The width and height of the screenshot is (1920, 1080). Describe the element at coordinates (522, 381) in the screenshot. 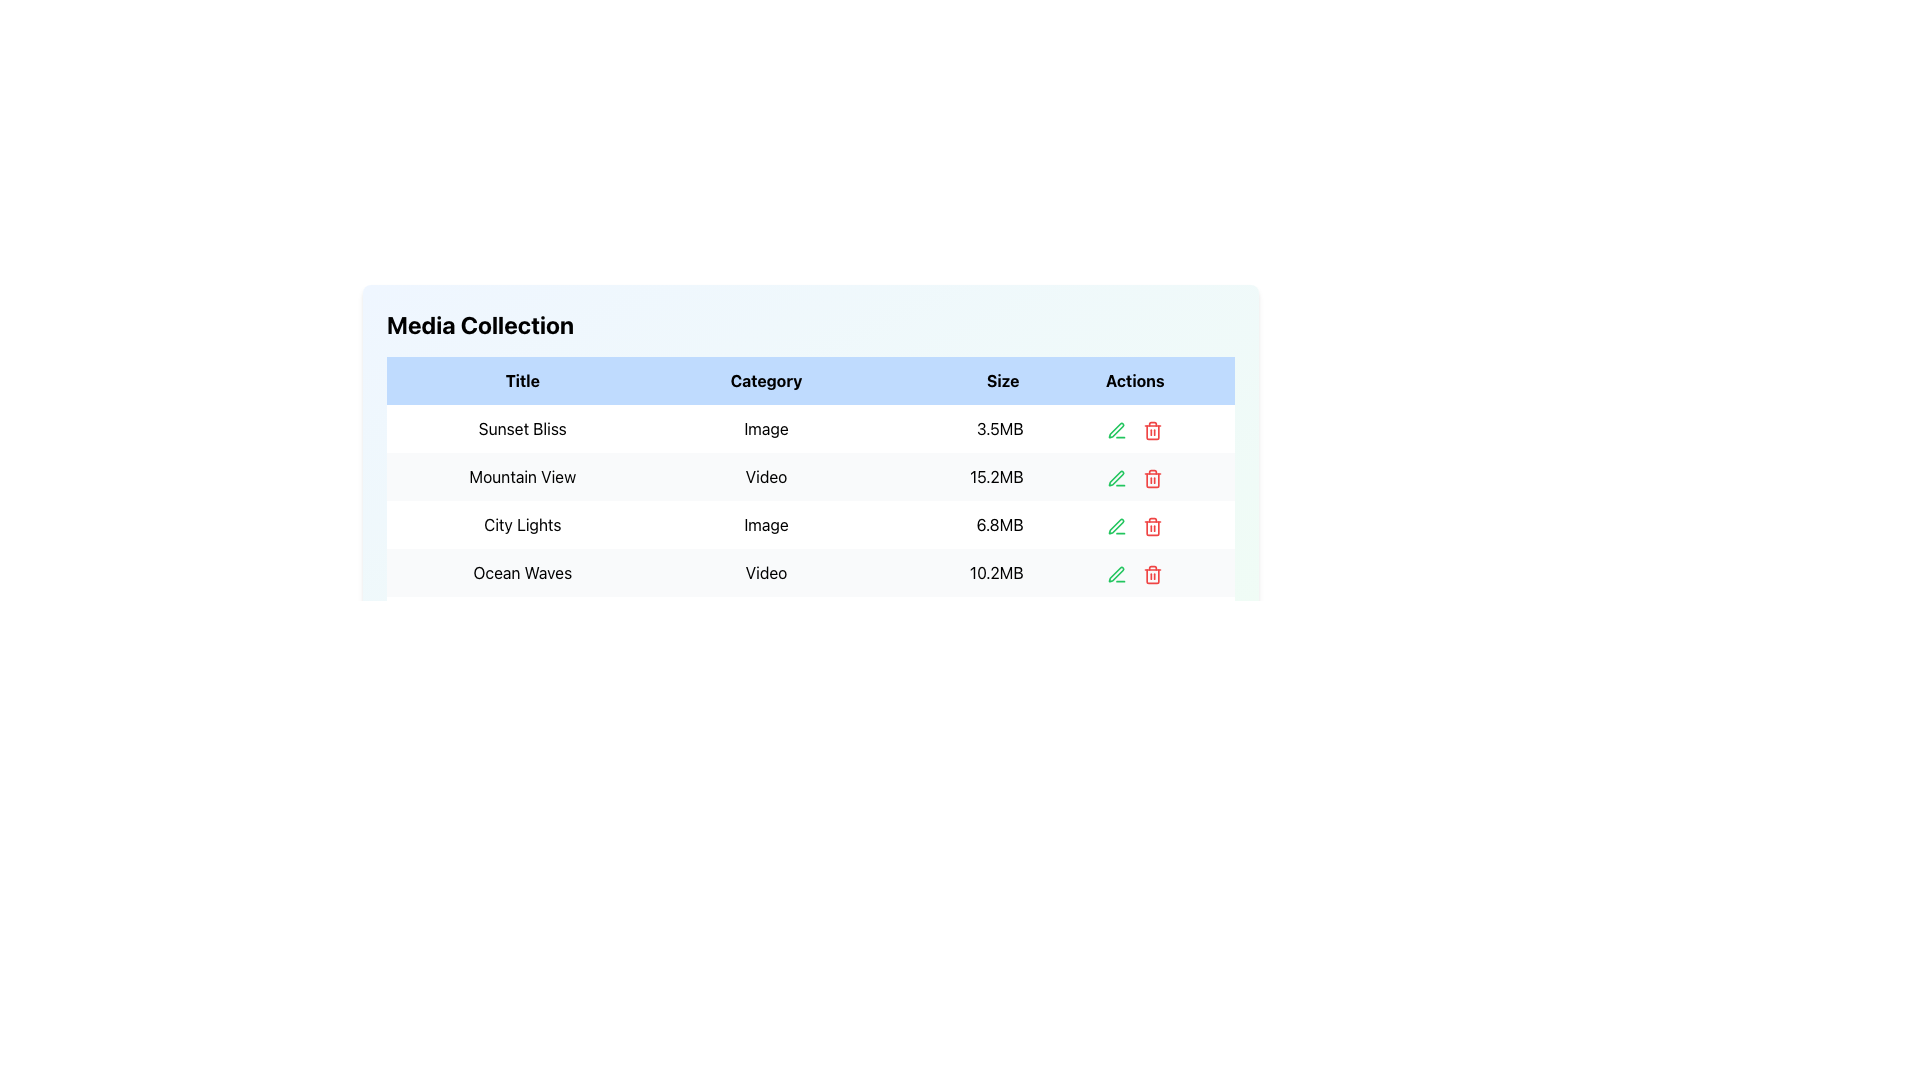

I see `text from the Table Header that displays 'Title', which is centrally aligned in a horizontally-styled table header row with a light blue background, located to the left of the 'Category' header` at that location.